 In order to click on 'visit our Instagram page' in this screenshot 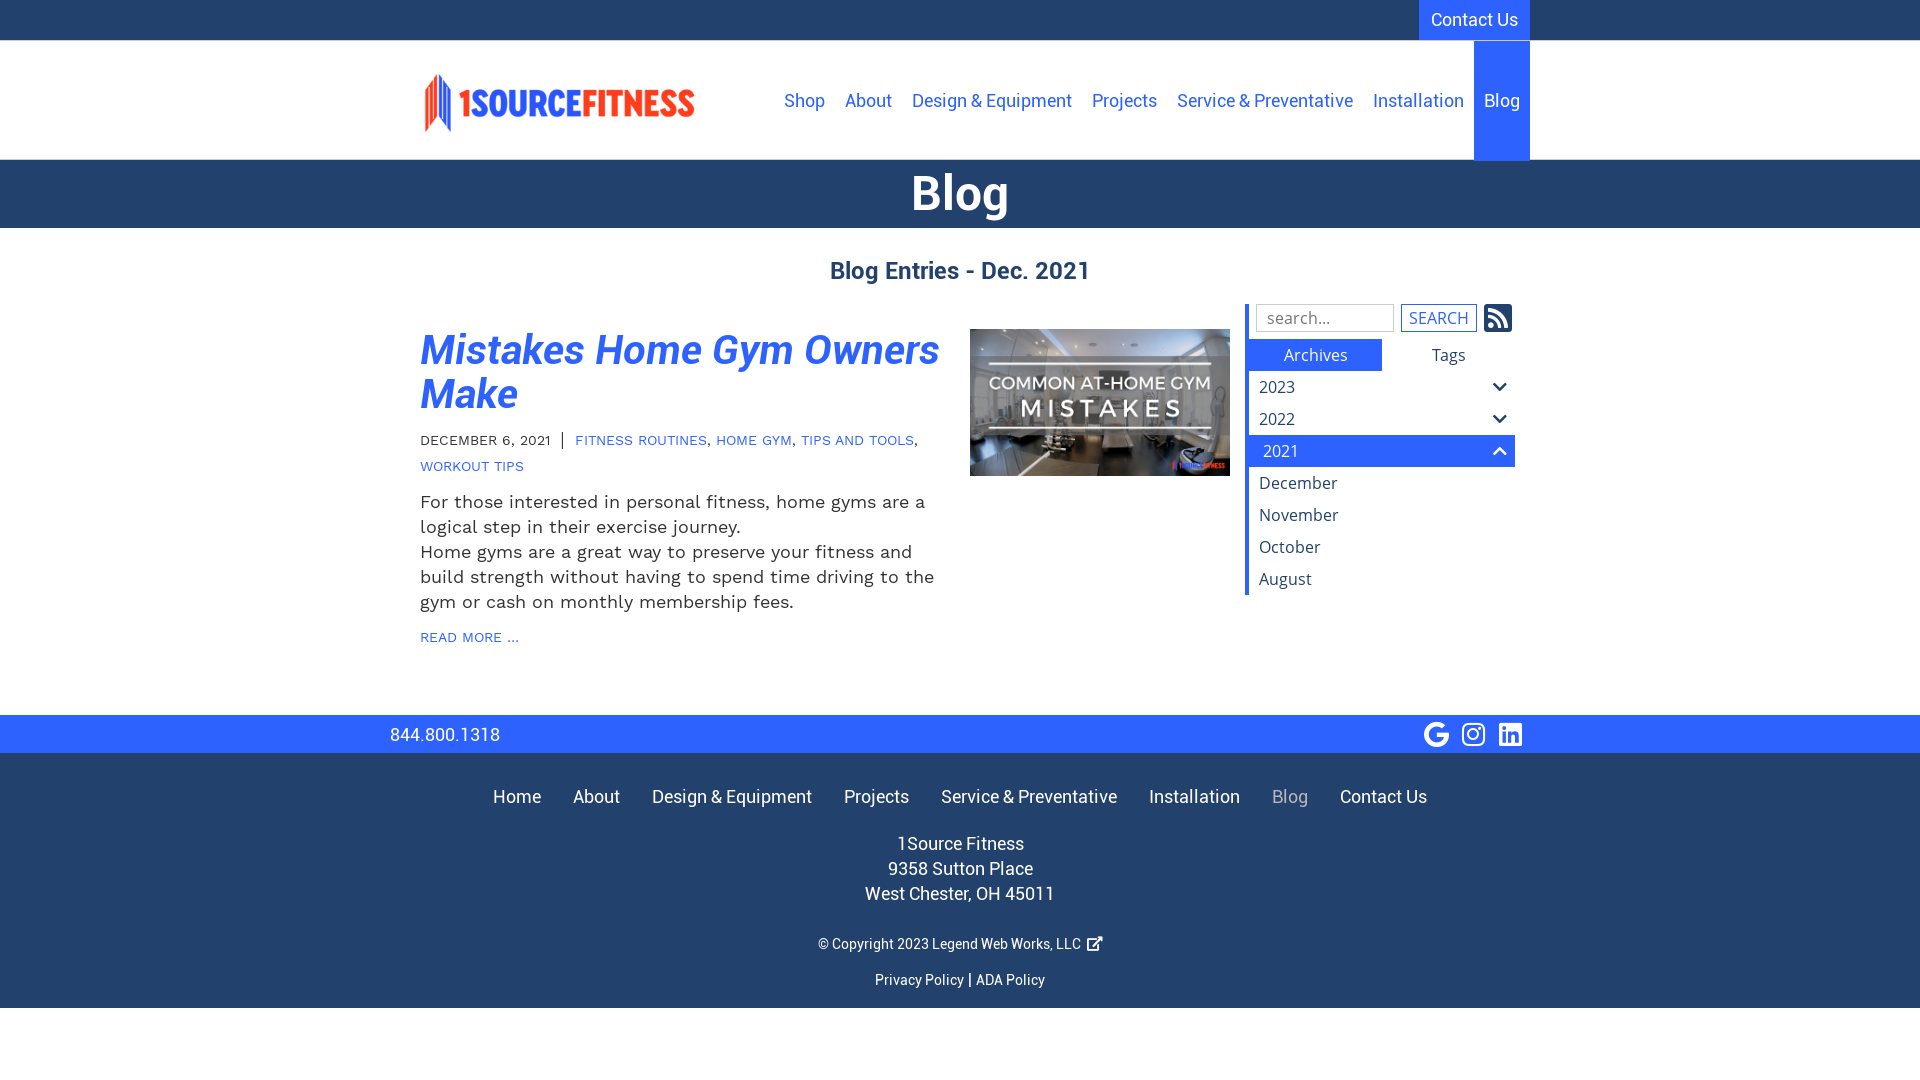, I will do `click(1473, 733)`.